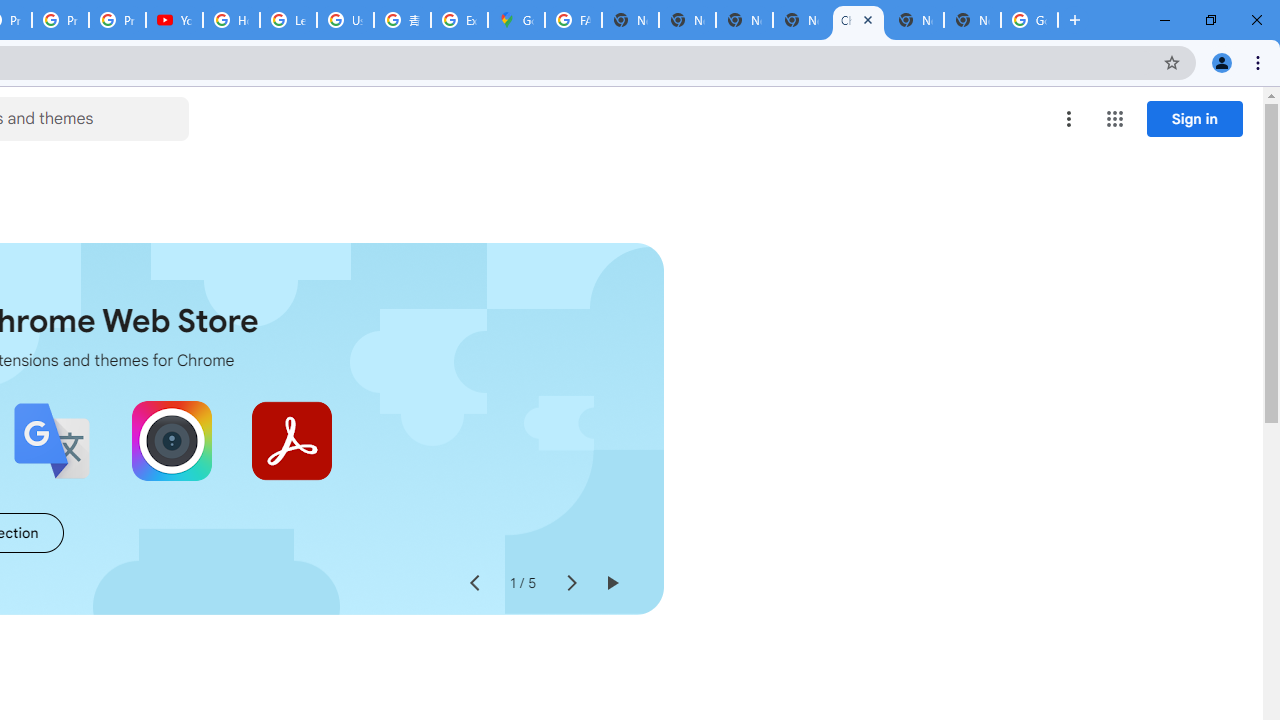 The width and height of the screenshot is (1280, 720). Describe the element at coordinates (174, 20) in the screenshot. I see `'YouTube'` at that location.